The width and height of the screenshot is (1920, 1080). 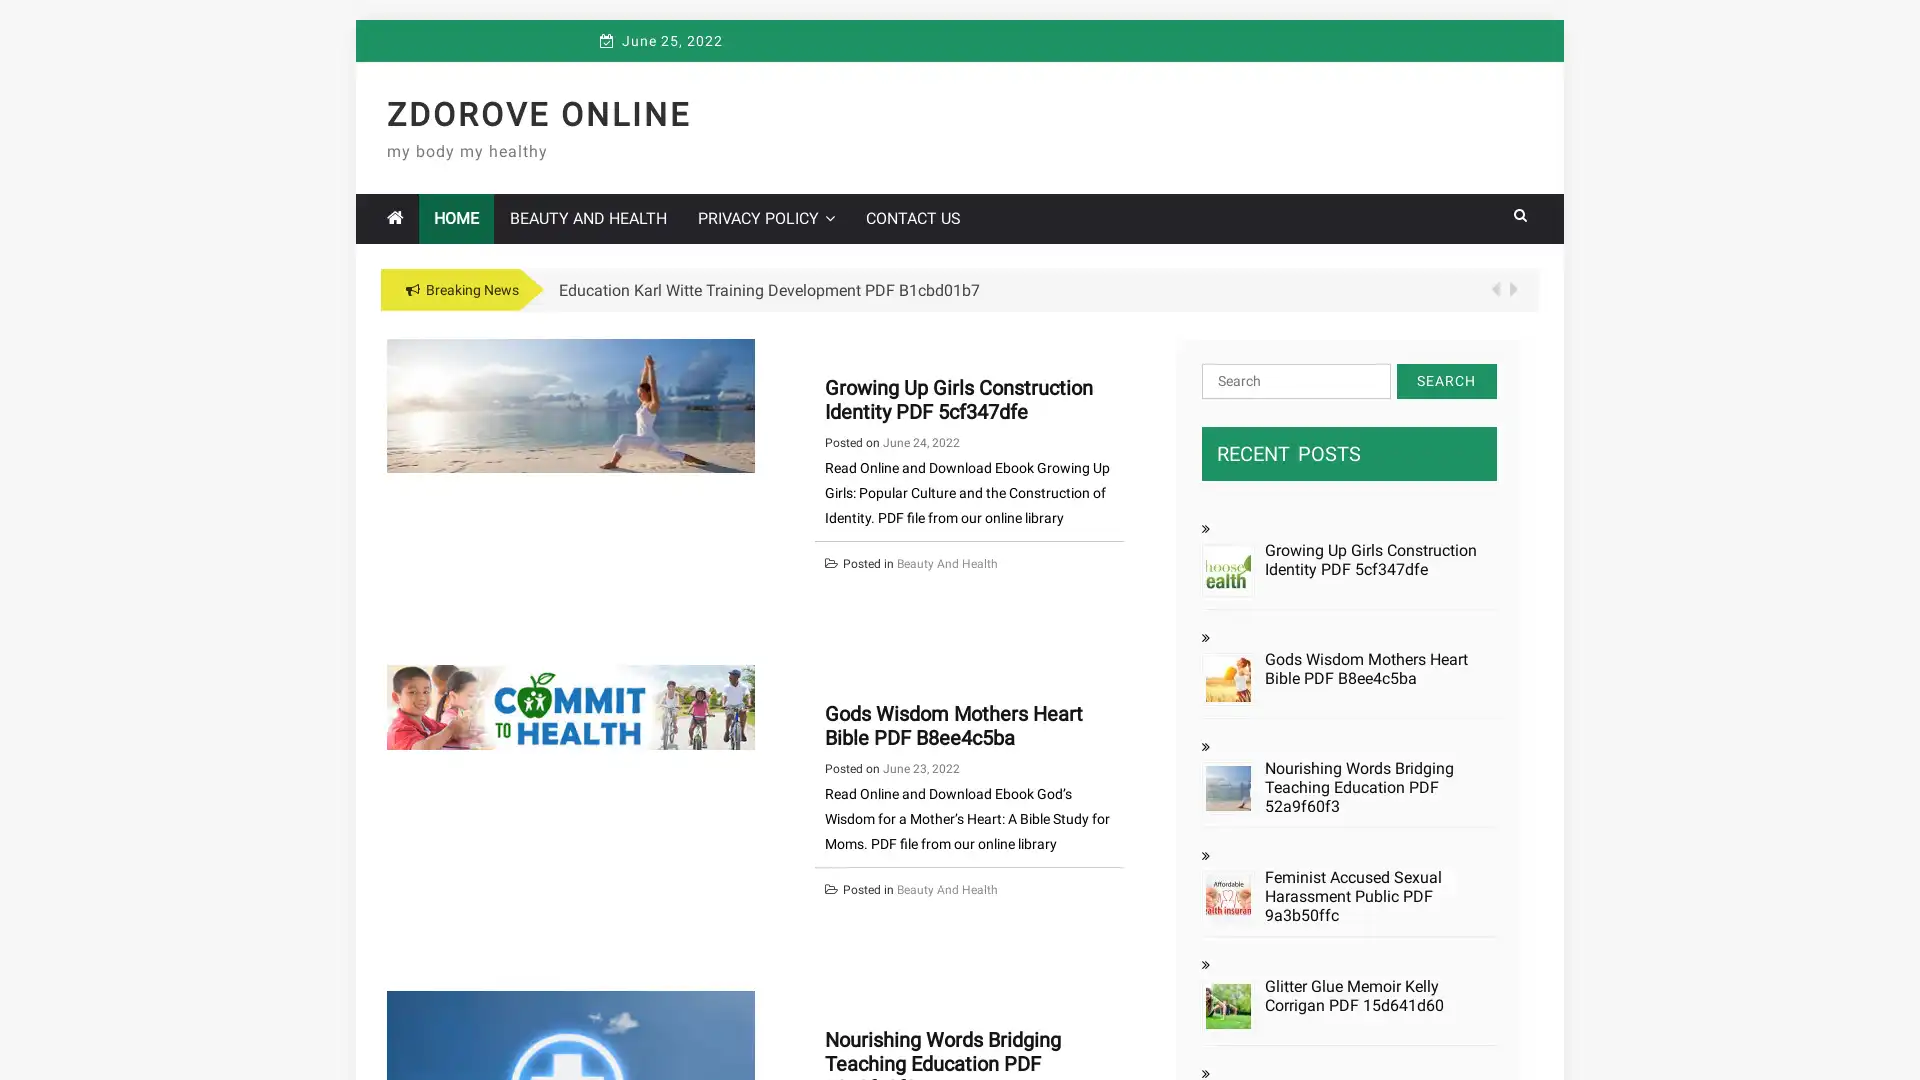 What do you see at coordinates (1445, 380) in the screenshot?
I see `Search` at bounding box center [1445, 380].